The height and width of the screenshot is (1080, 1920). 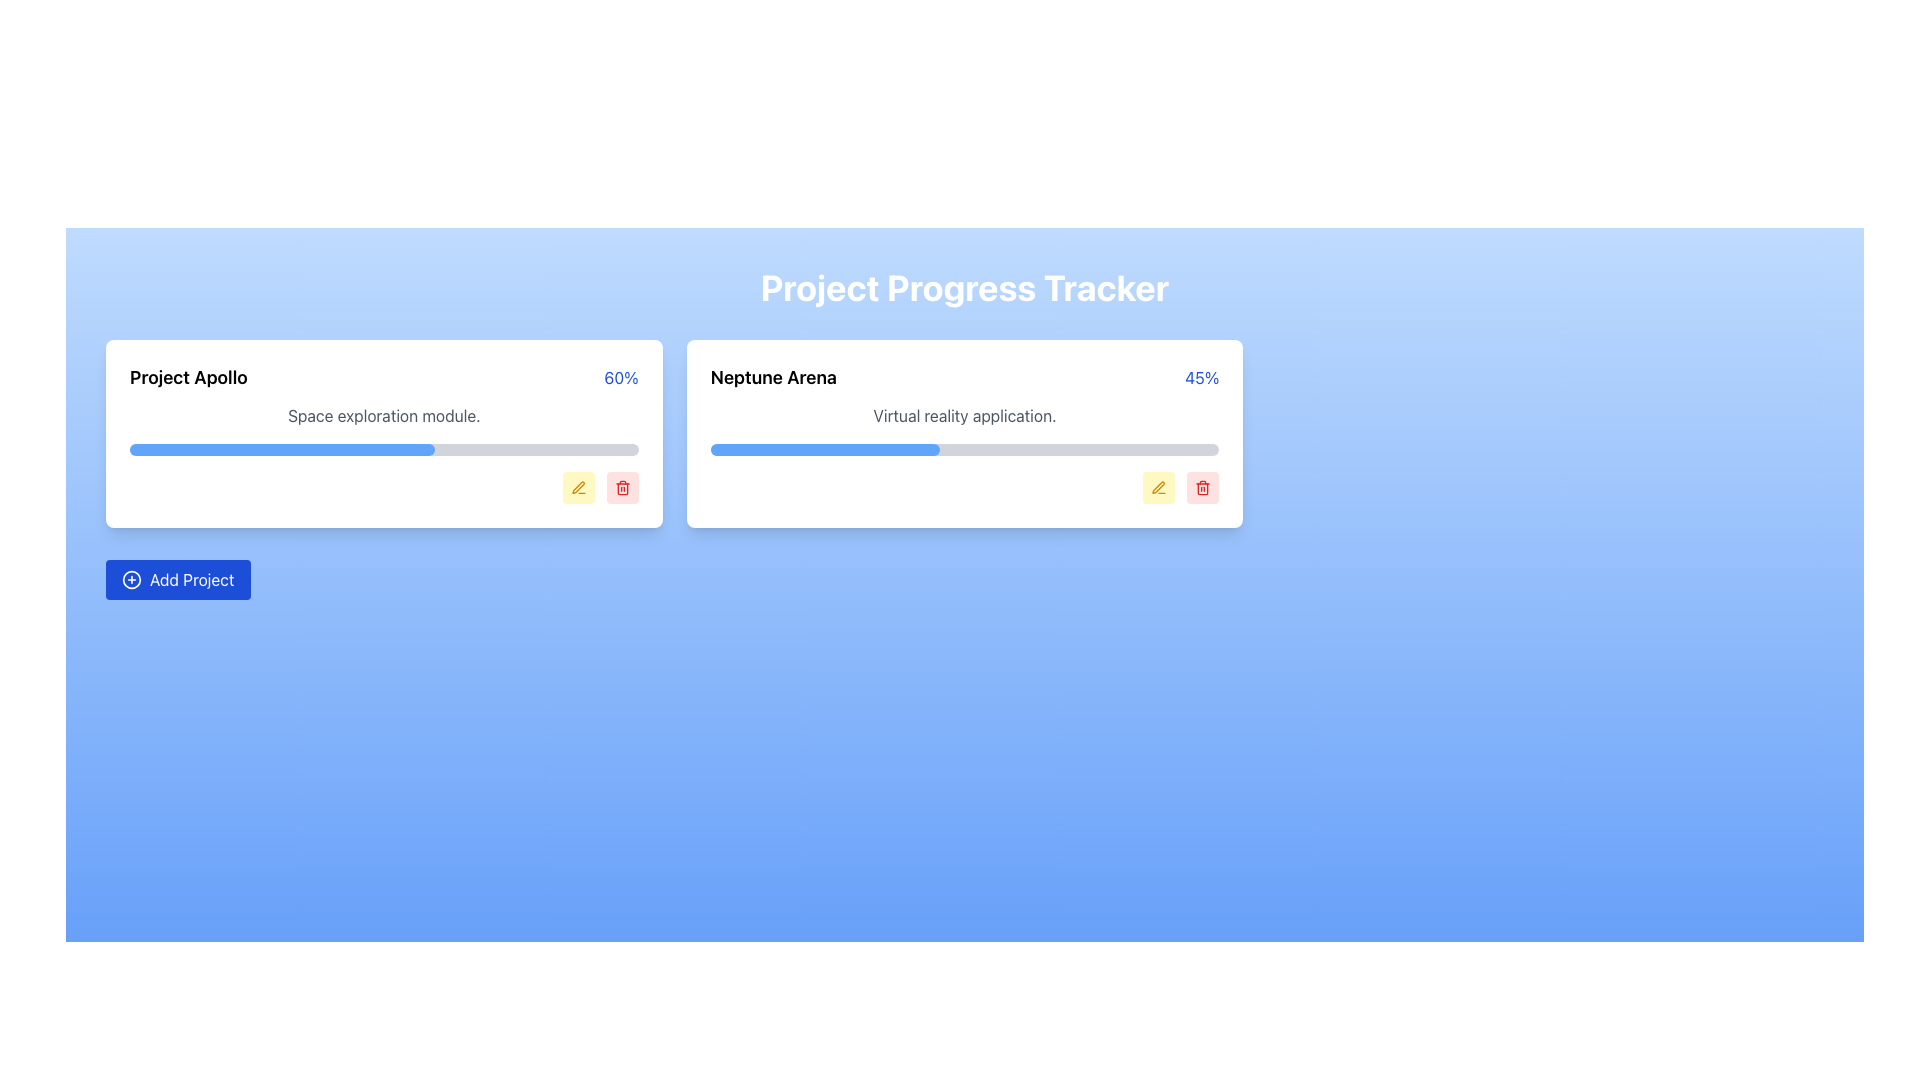 What do you see at coordinates (964, 433) in the screenshot?
I see `progress bar of the 'Neptune Arena' project card, which is the second card in the 'Project Progress Tracker' section` at bounding box center [964, 433].